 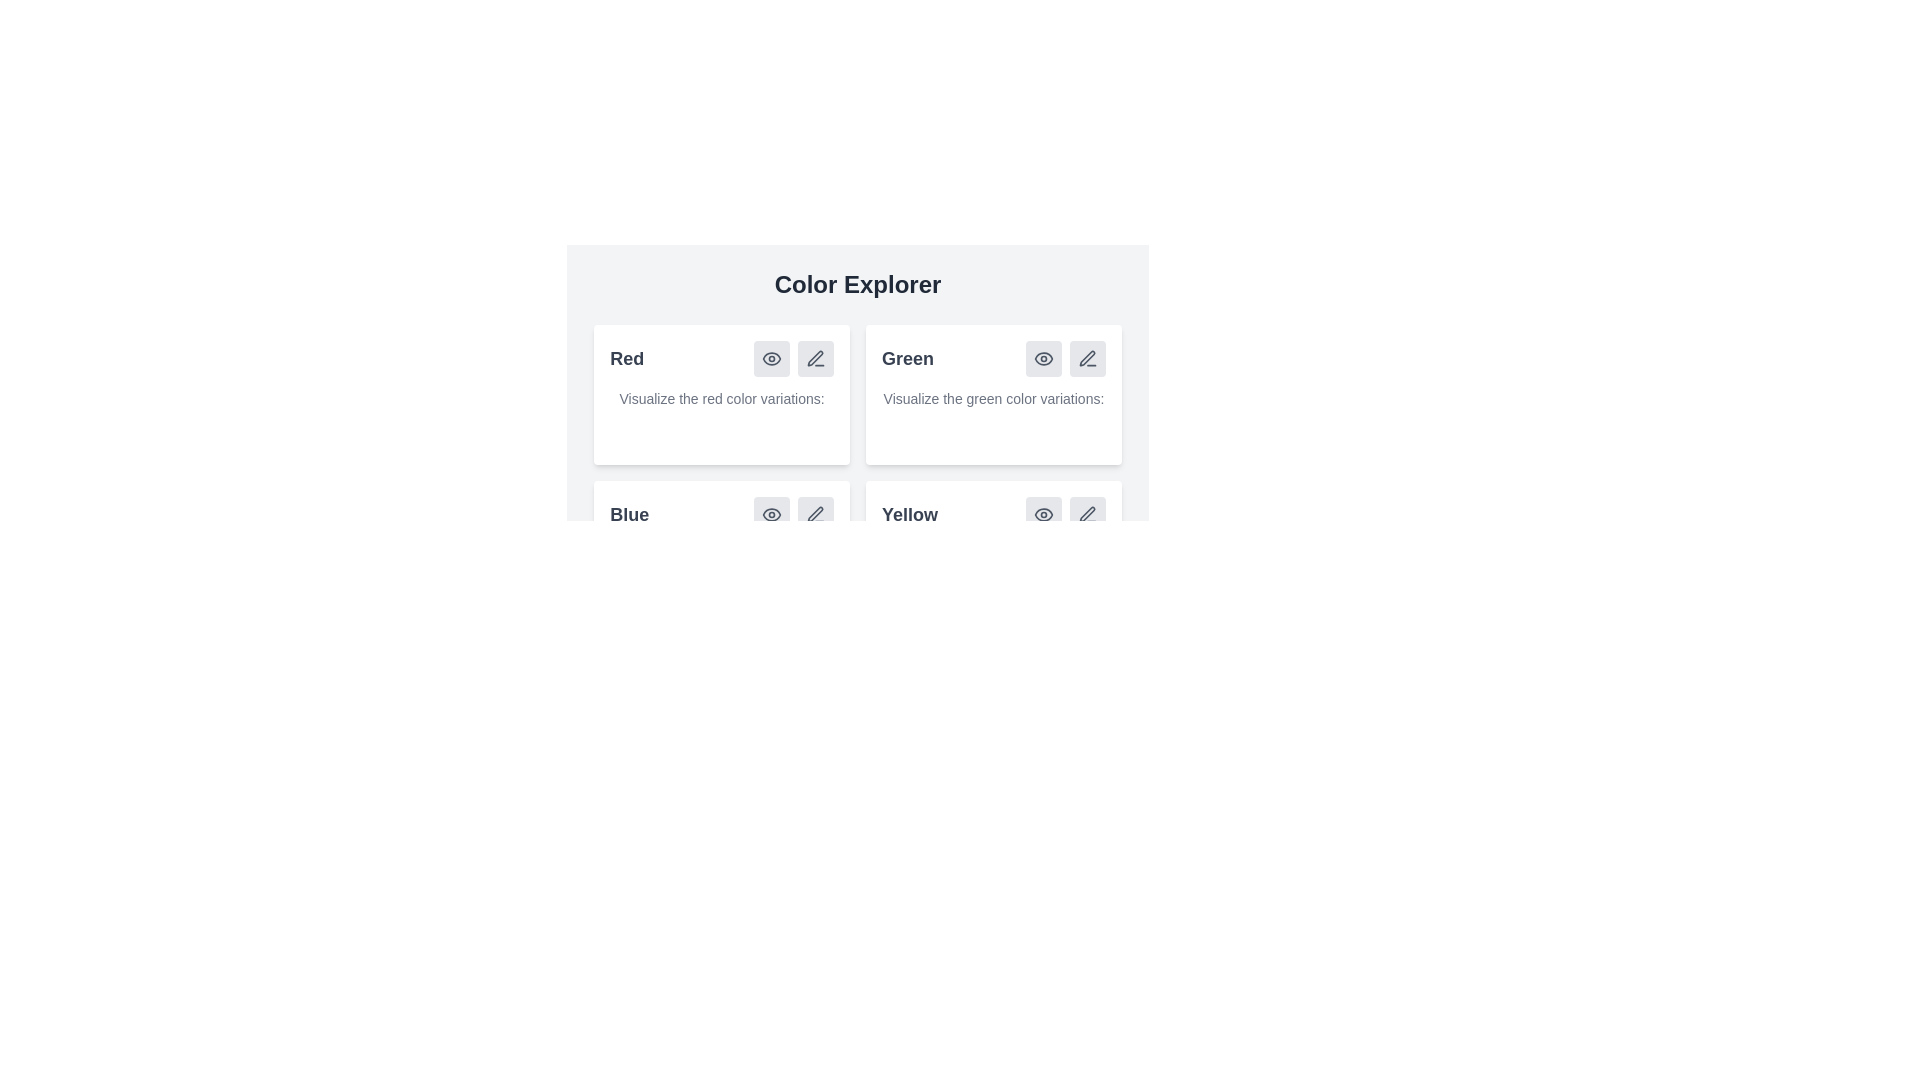 I want to click on the eye icon located within the top-left 'Red' card button, so click(x=771, y=357).